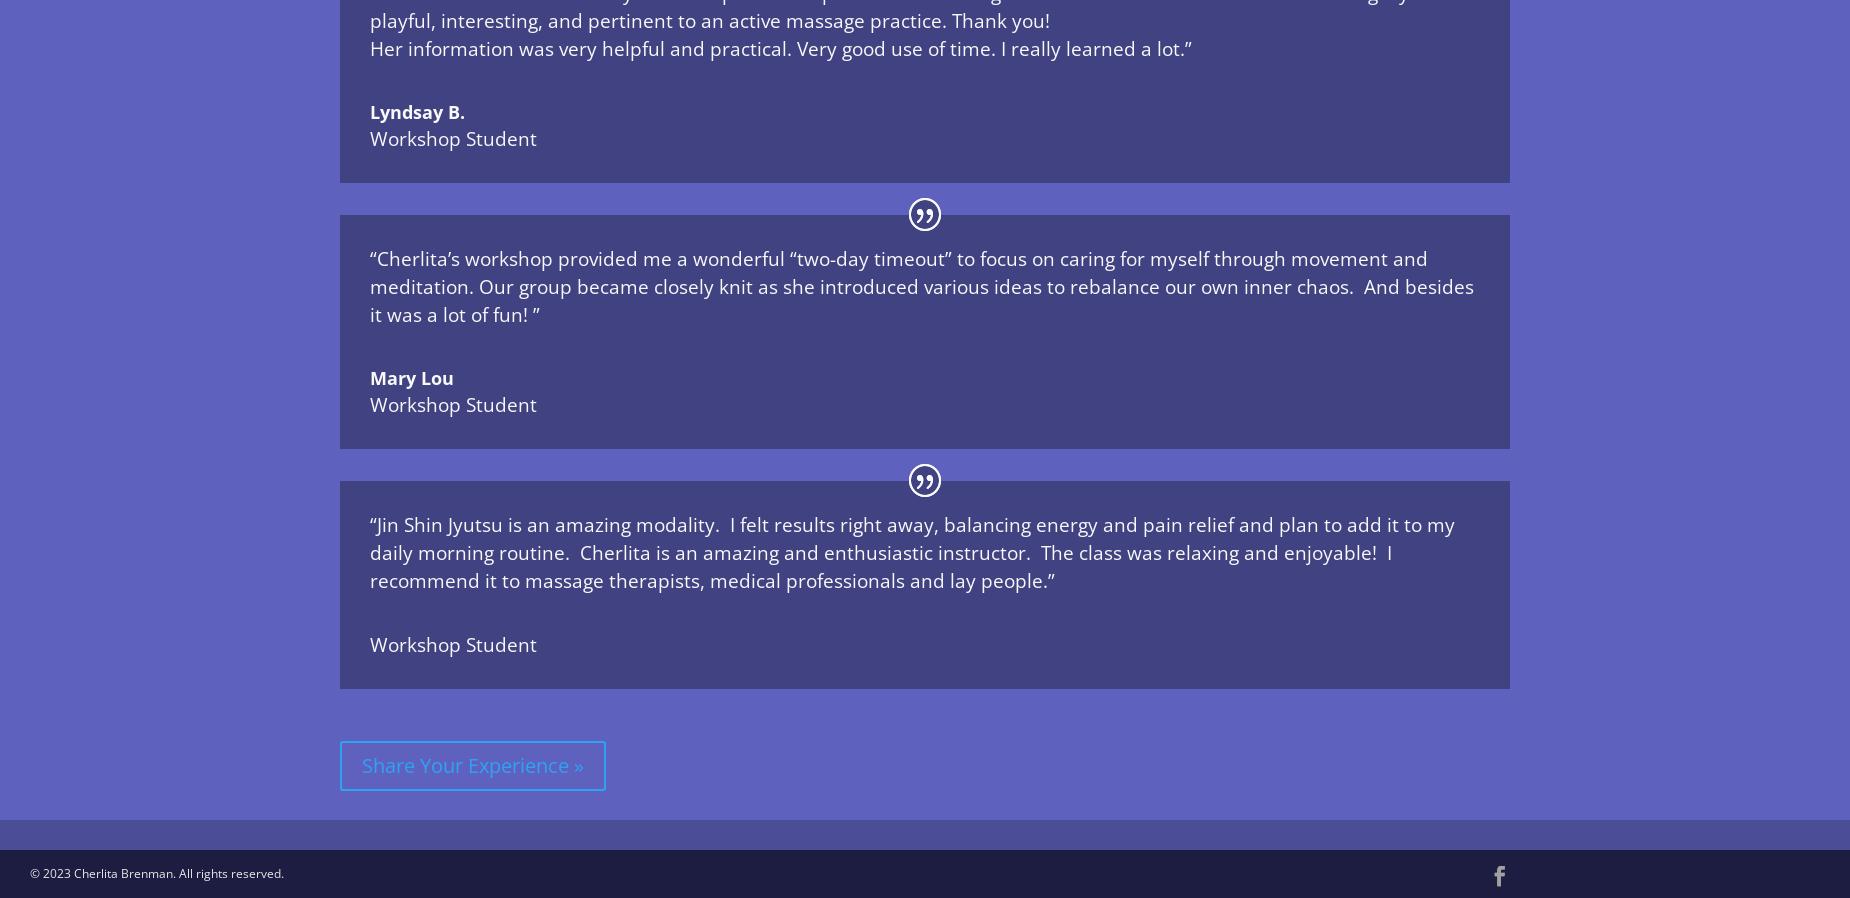 The height and width of the screenshot is (898, 1850). Describe the element at coordinates (422, 523) in the screenshot. I see `'Shin'` at that location.